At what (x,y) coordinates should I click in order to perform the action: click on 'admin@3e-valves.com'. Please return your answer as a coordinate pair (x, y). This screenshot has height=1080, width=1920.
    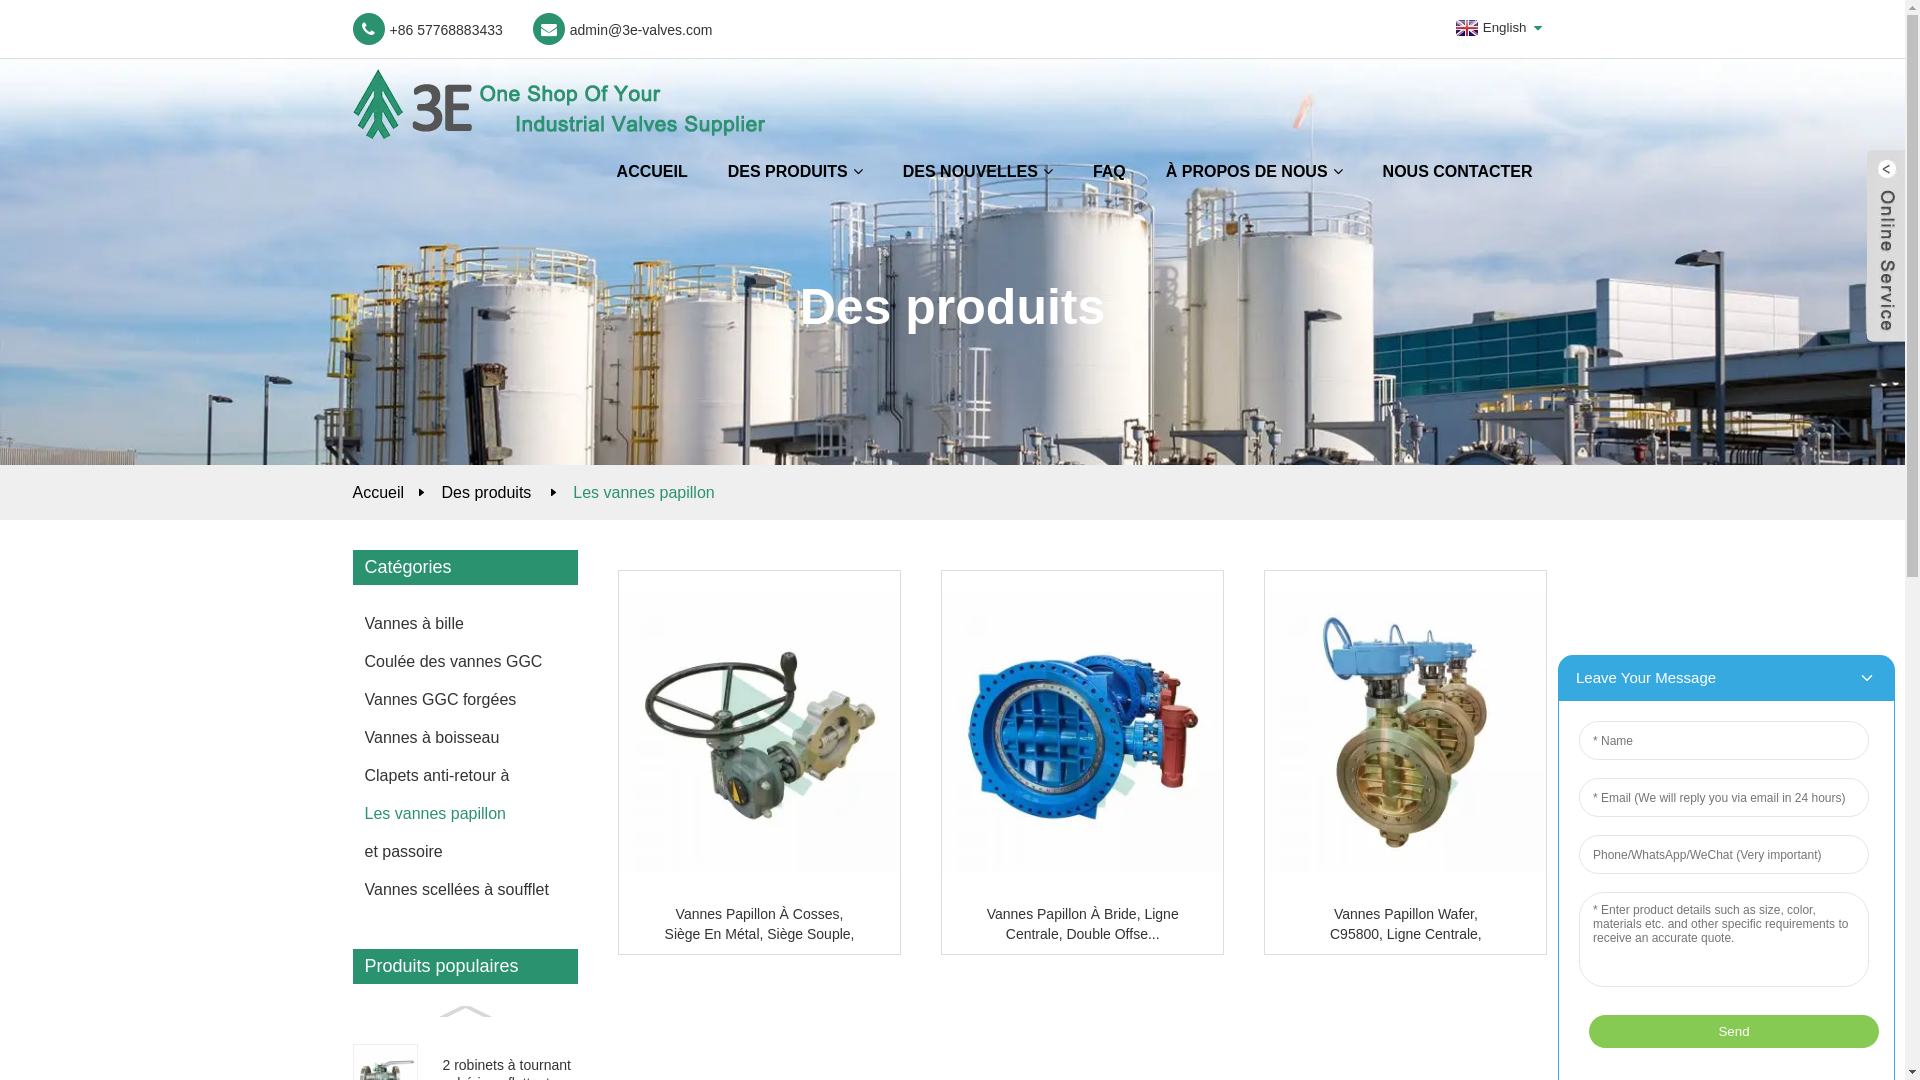
    Looking at the image, I should click on (622, 29).